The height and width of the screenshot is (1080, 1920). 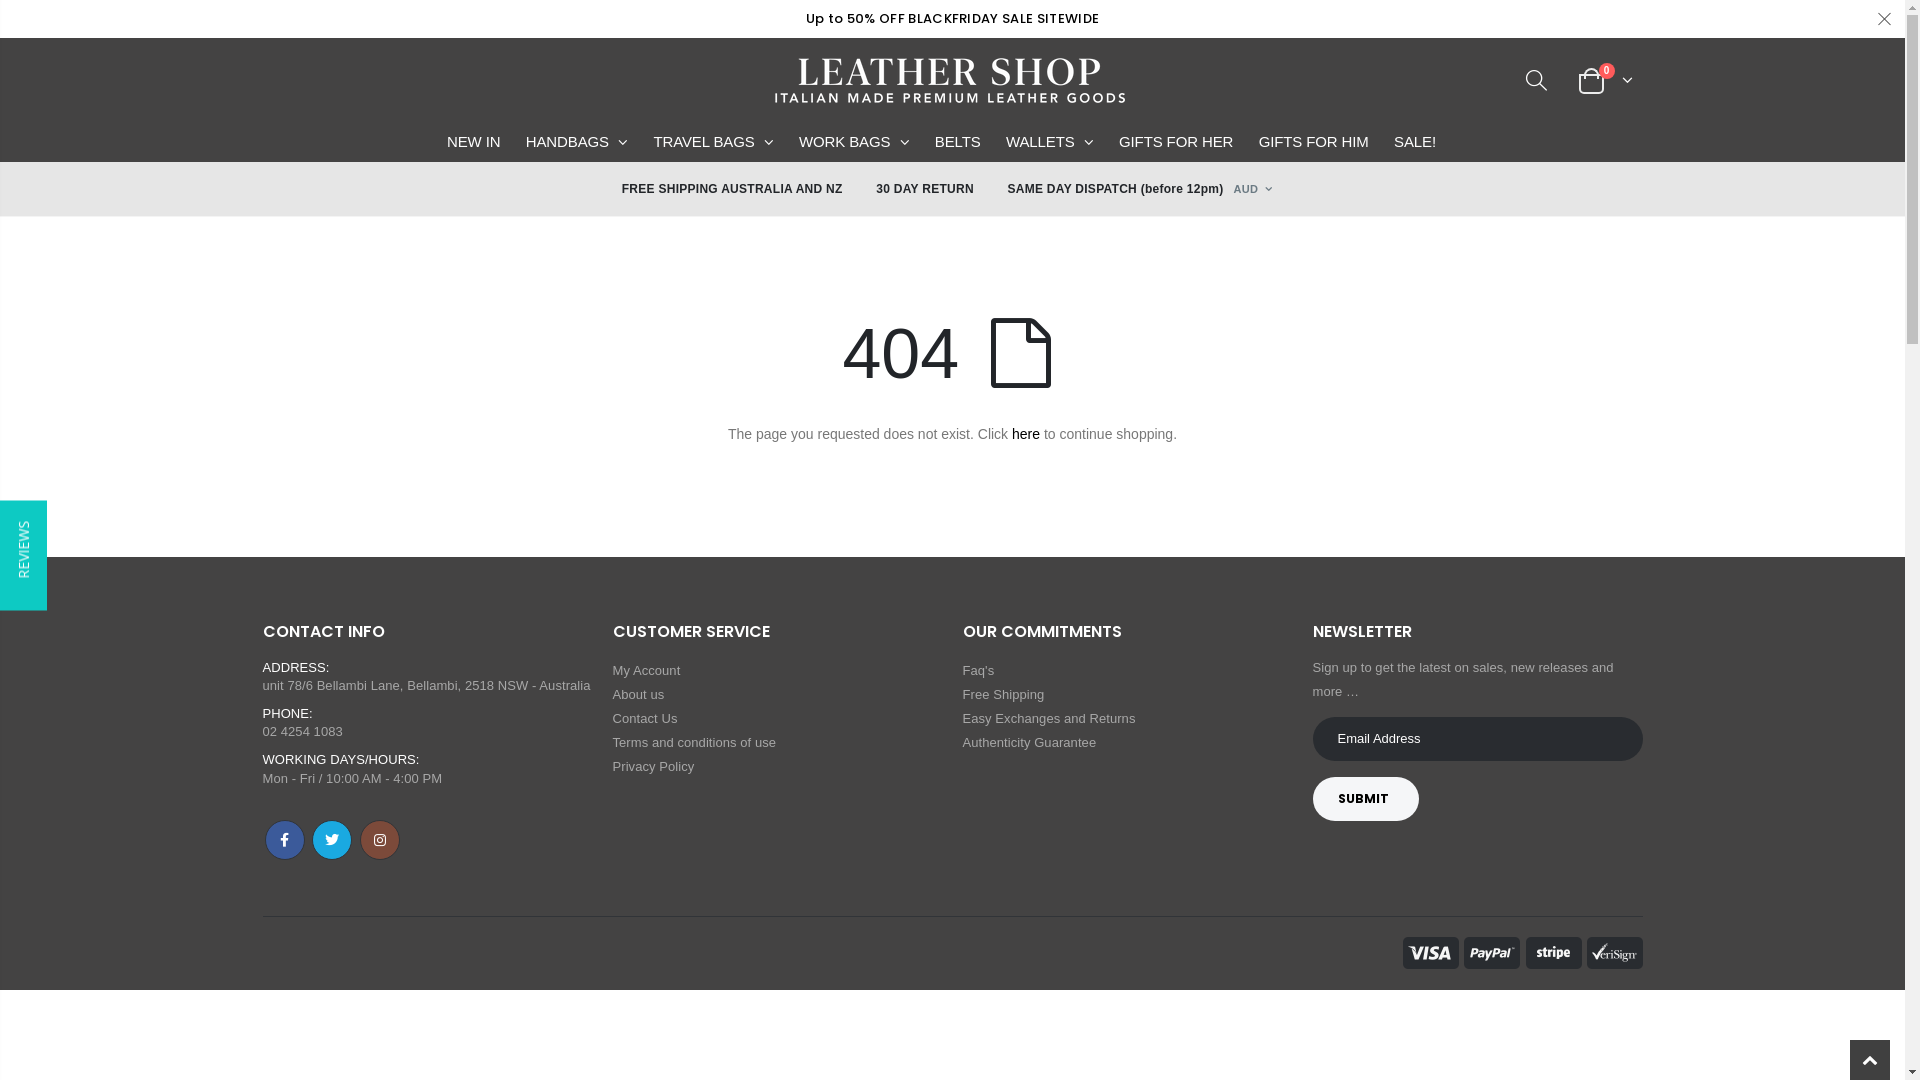 I want to click on 'BBD', so click(x=1250, y=492).